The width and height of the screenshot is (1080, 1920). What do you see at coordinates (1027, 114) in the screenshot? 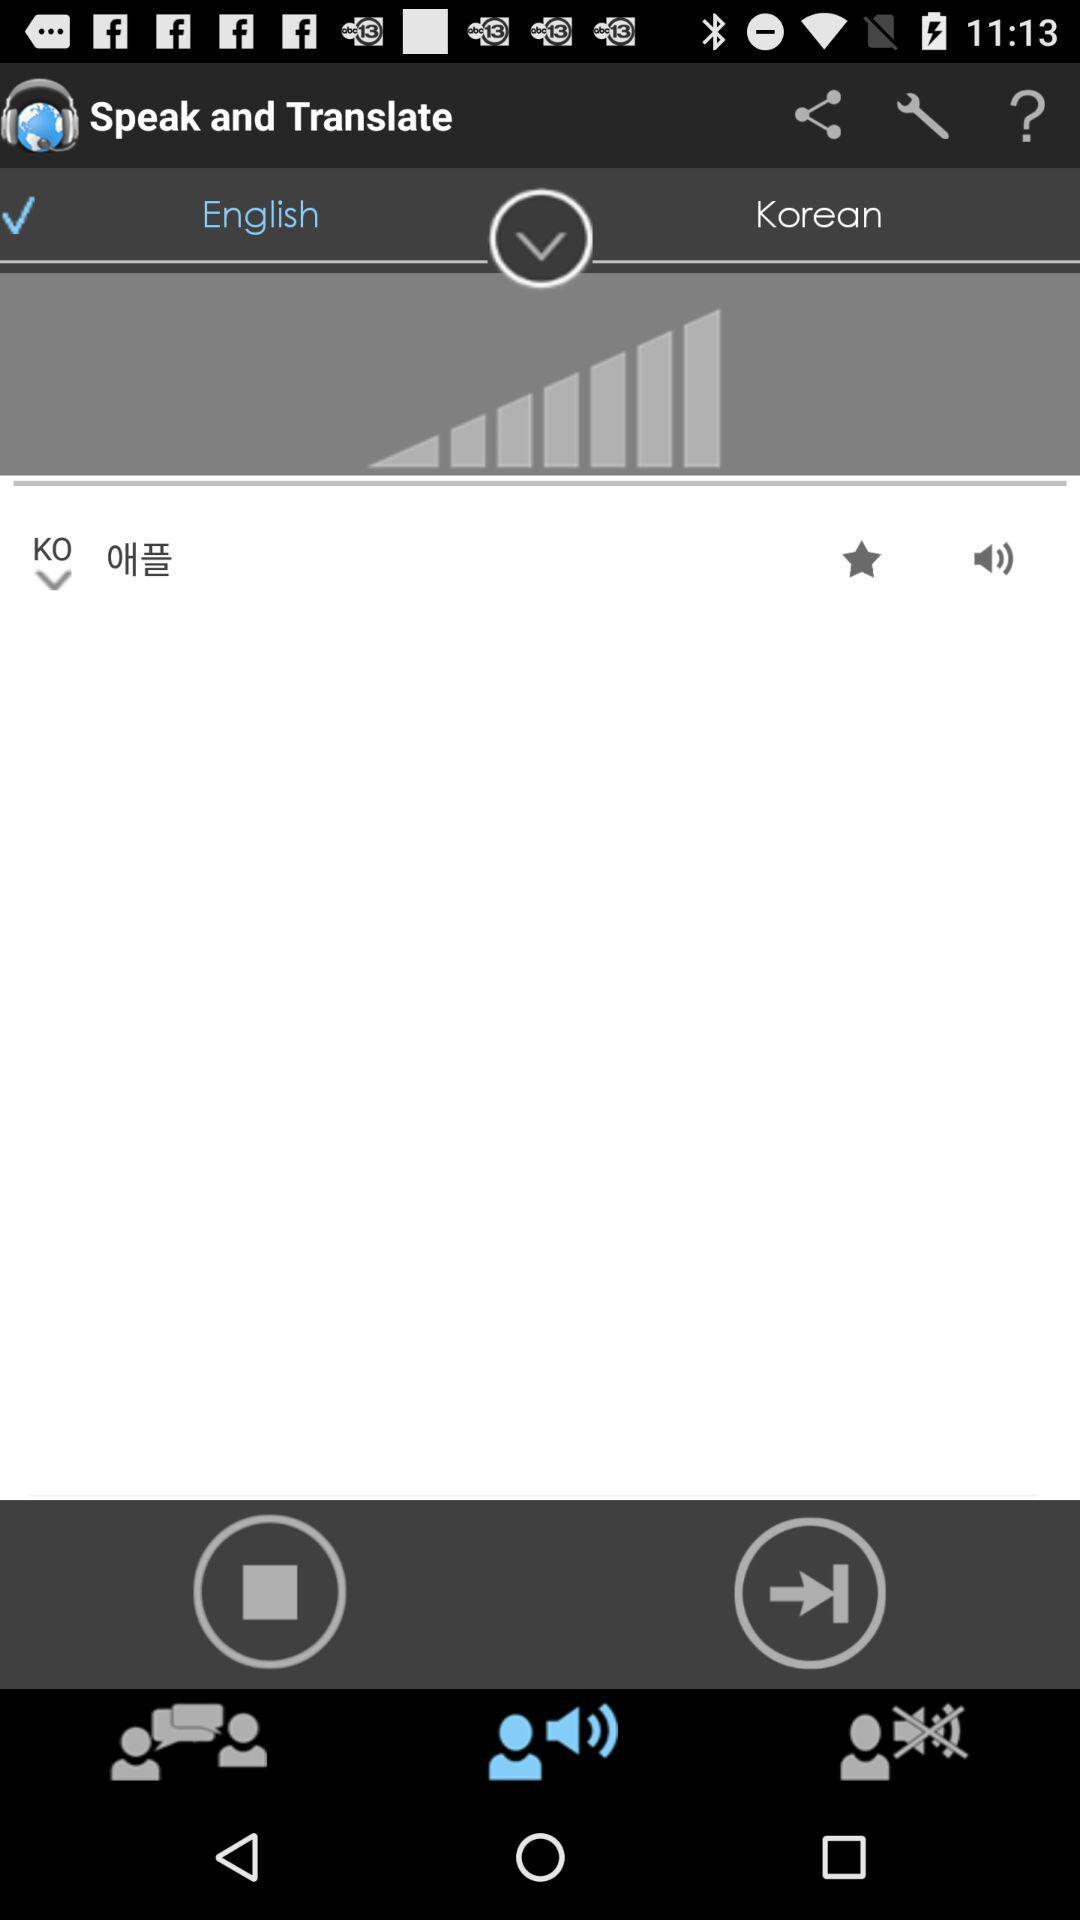
I see `help option` at bounding box center [1027, 114].